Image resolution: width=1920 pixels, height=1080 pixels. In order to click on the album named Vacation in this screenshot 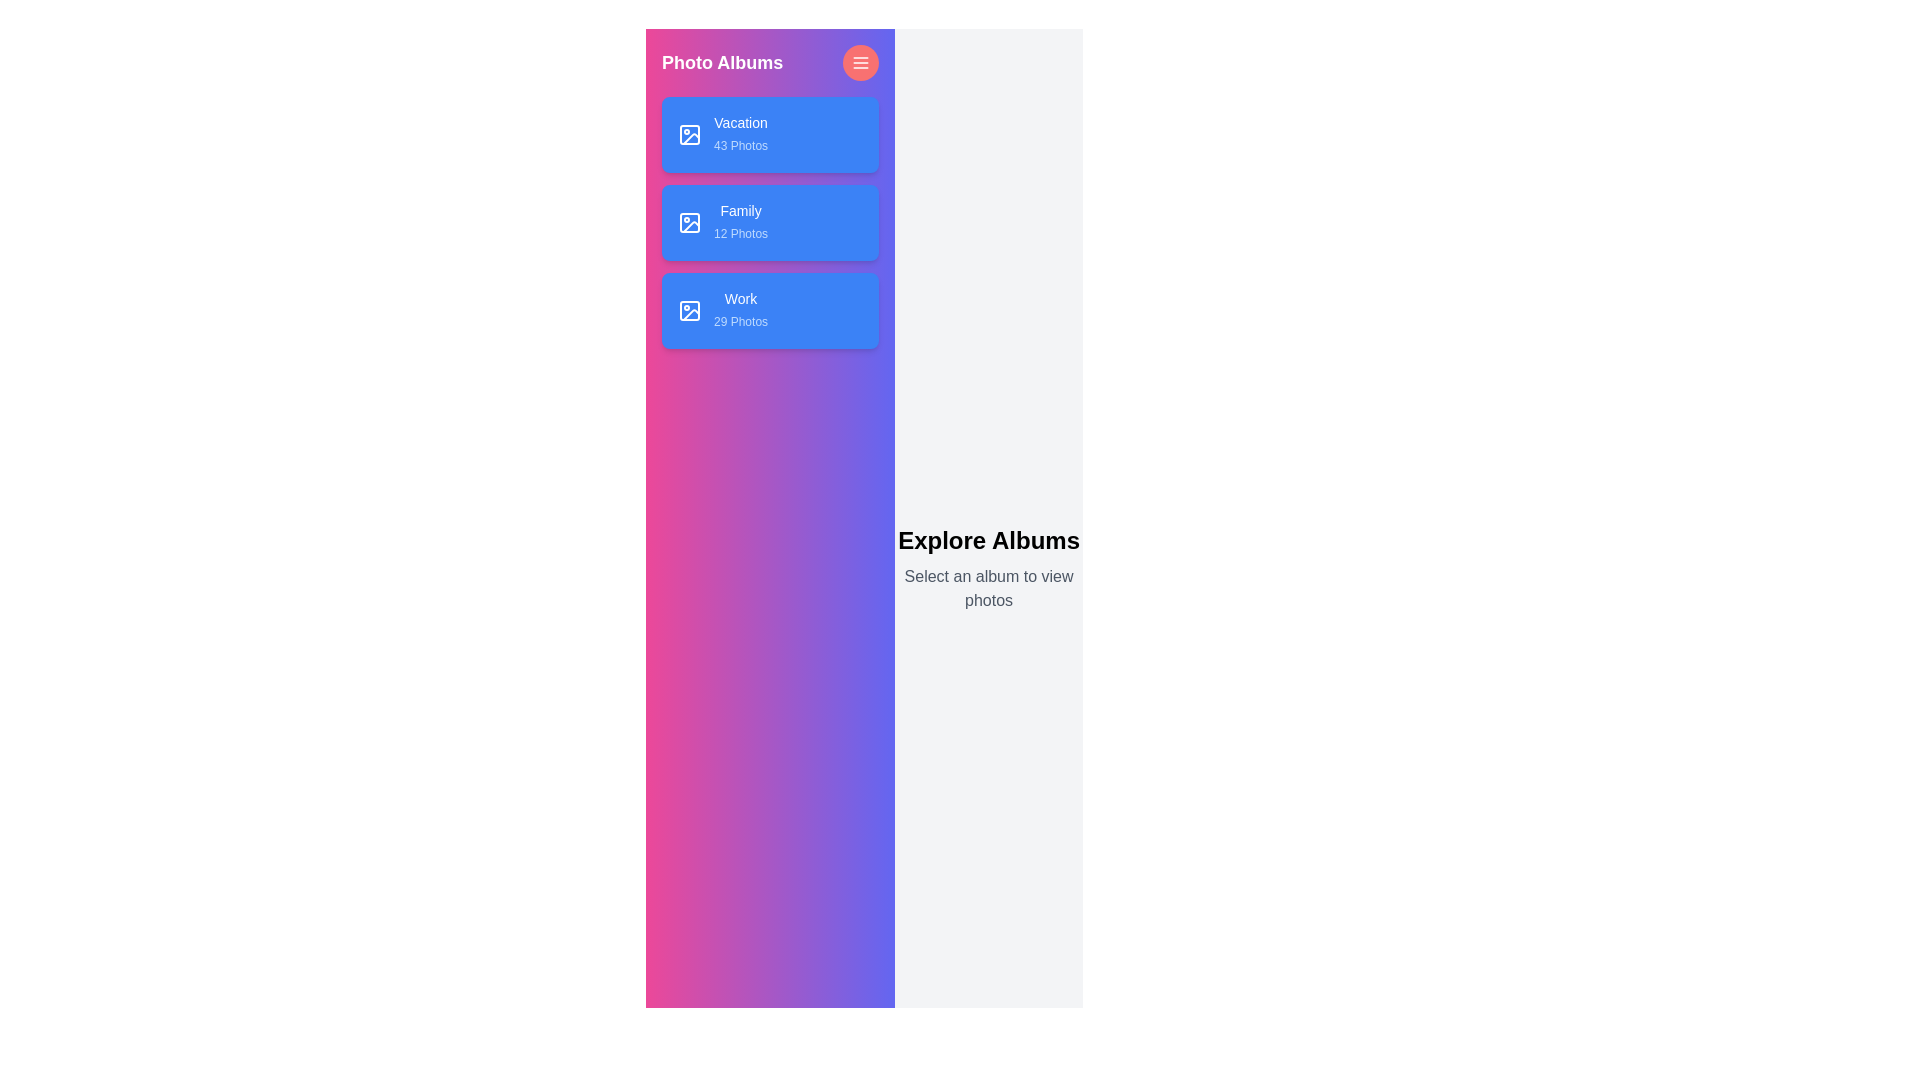, I will do `click(769, 135)`.